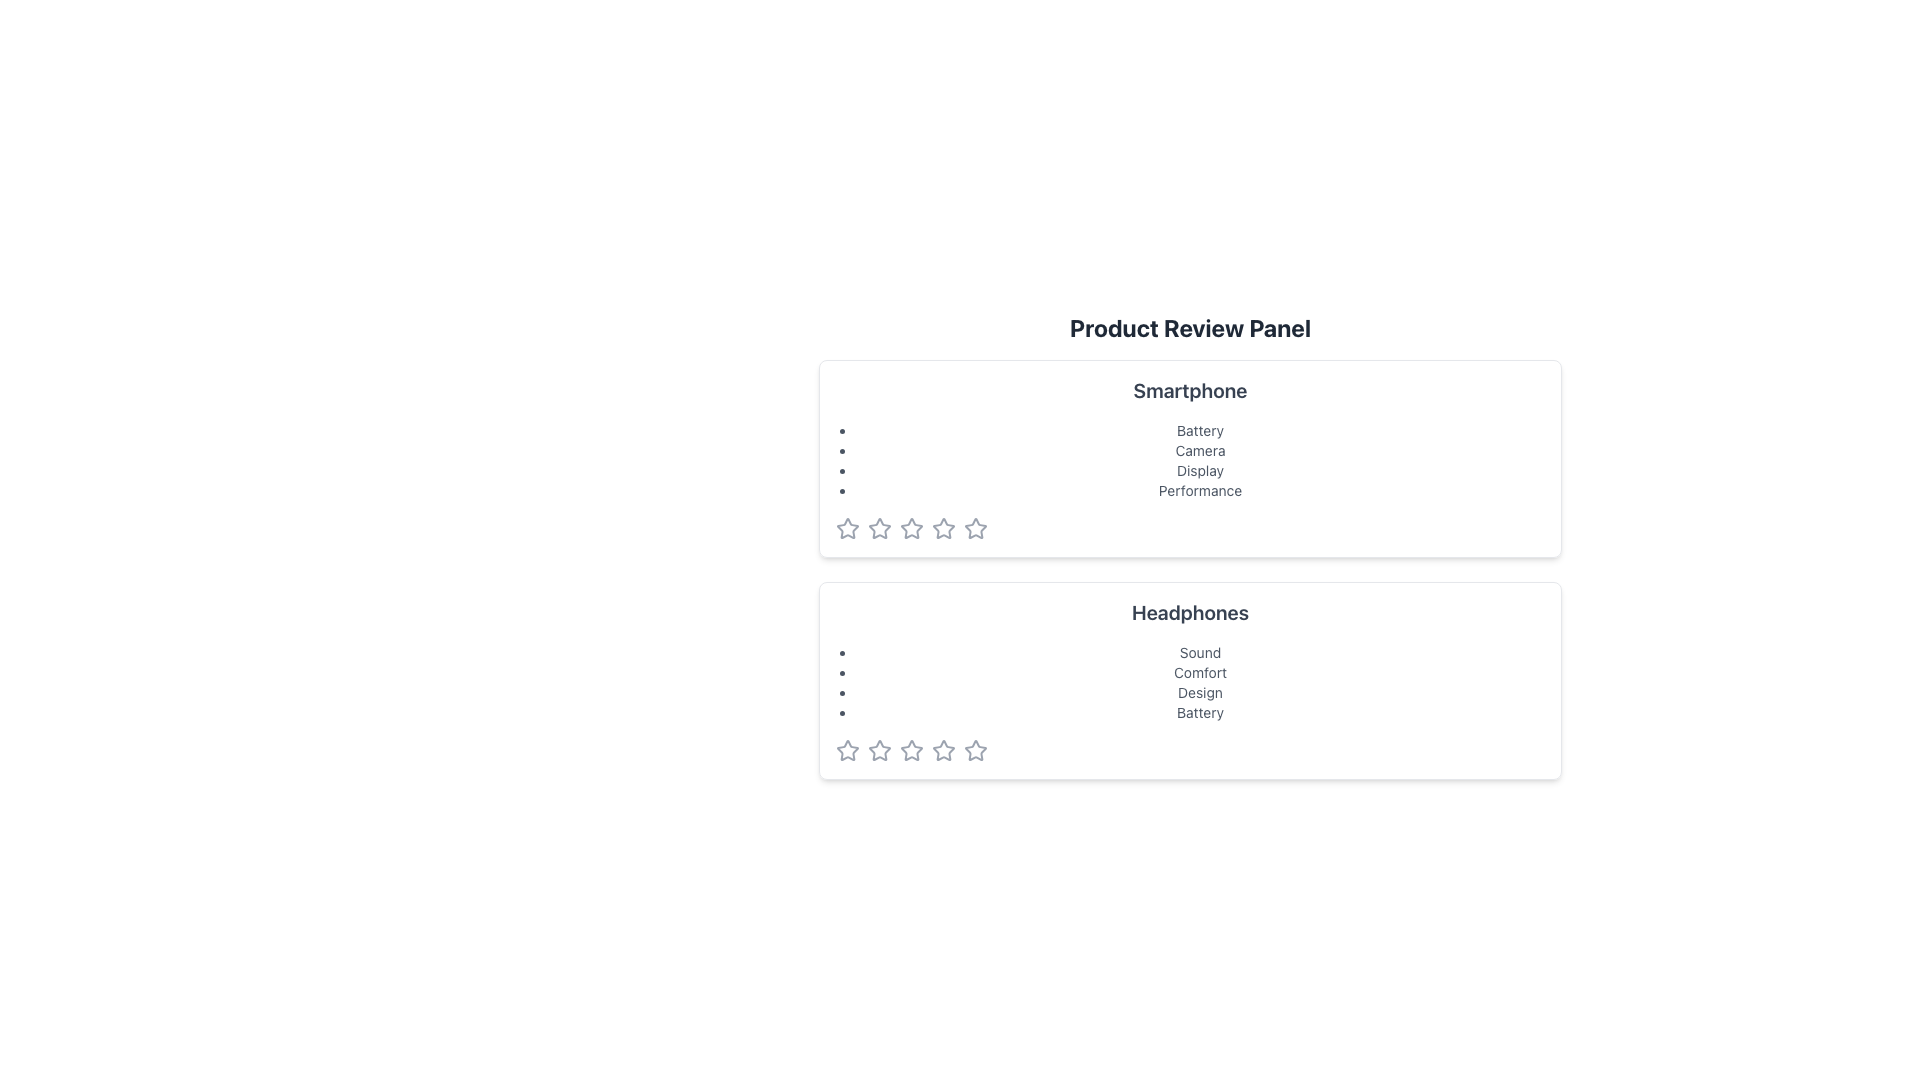  I want to click on the first Star Icon for Rating in the Smartphone section of the product review panel, so click(848, 527).